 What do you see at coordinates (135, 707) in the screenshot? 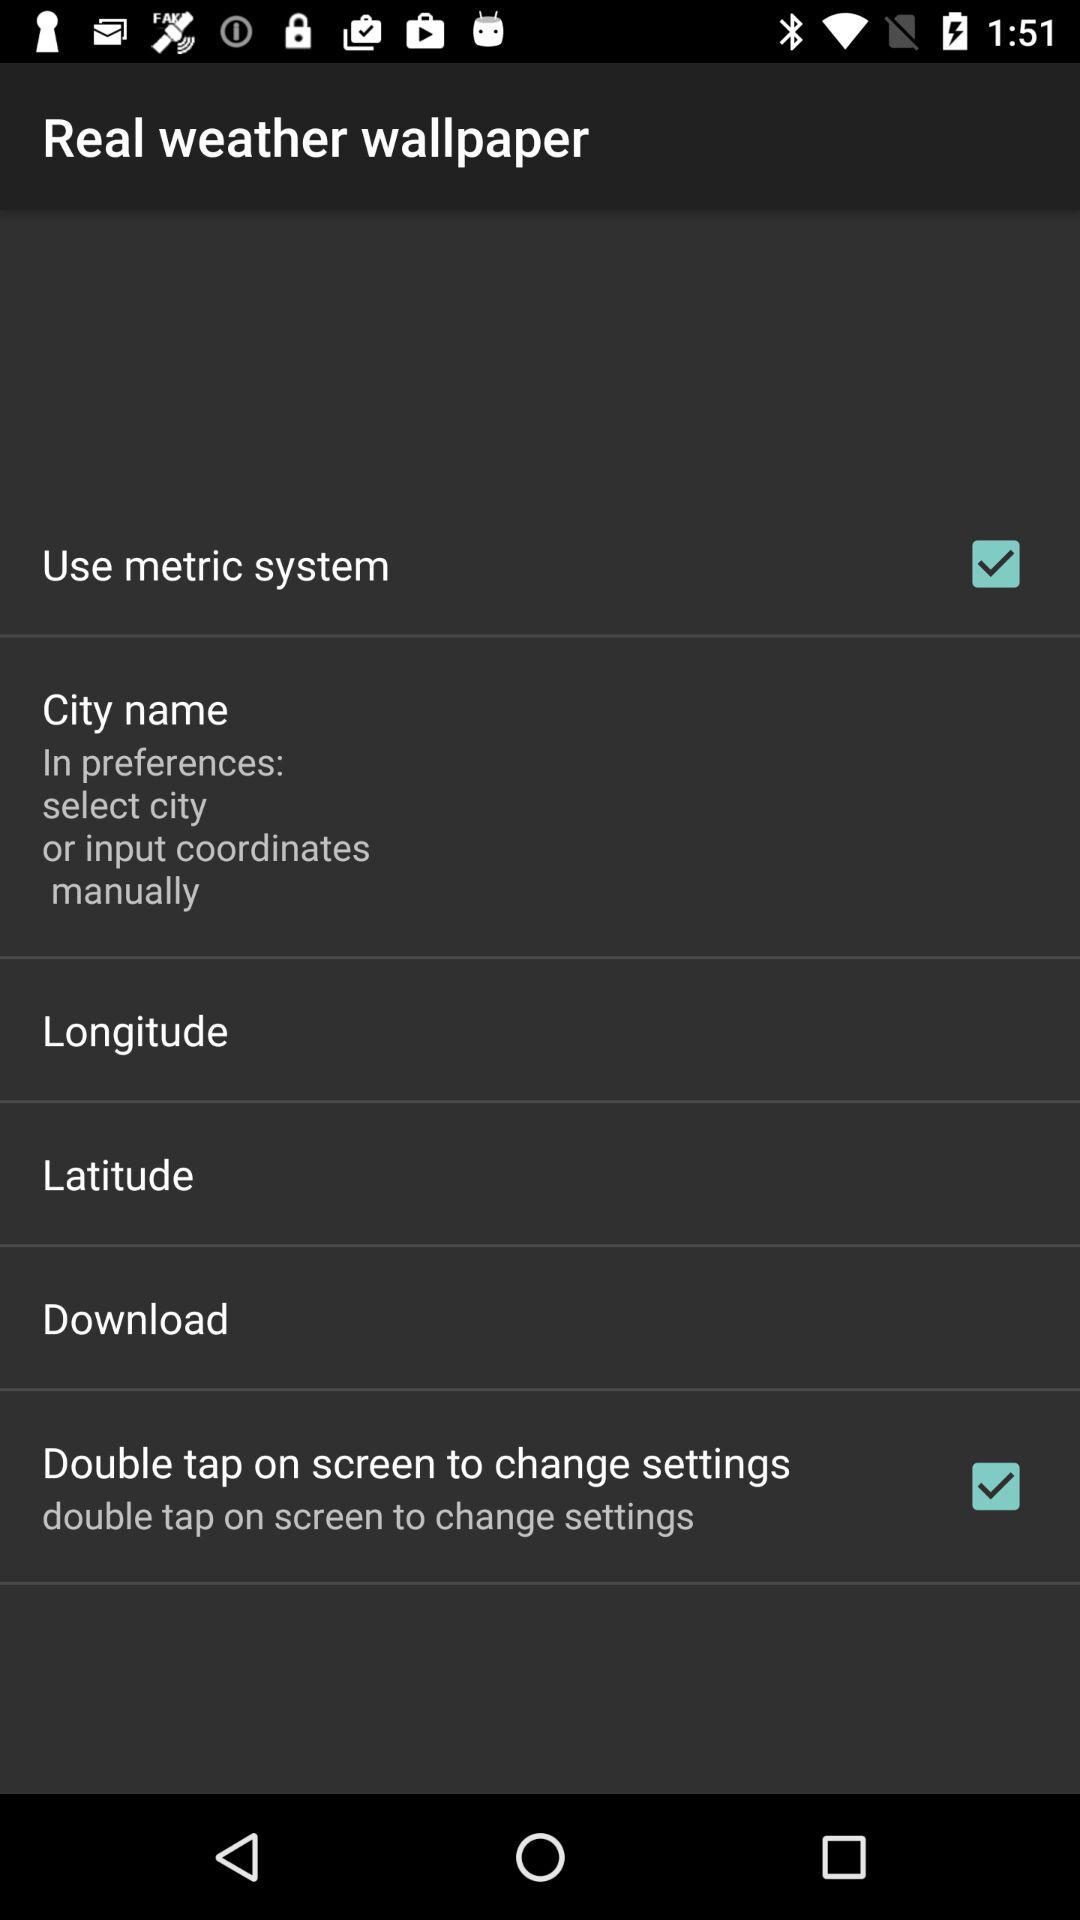
I see `app above in preferences select item` at bounding box center [135, 707].